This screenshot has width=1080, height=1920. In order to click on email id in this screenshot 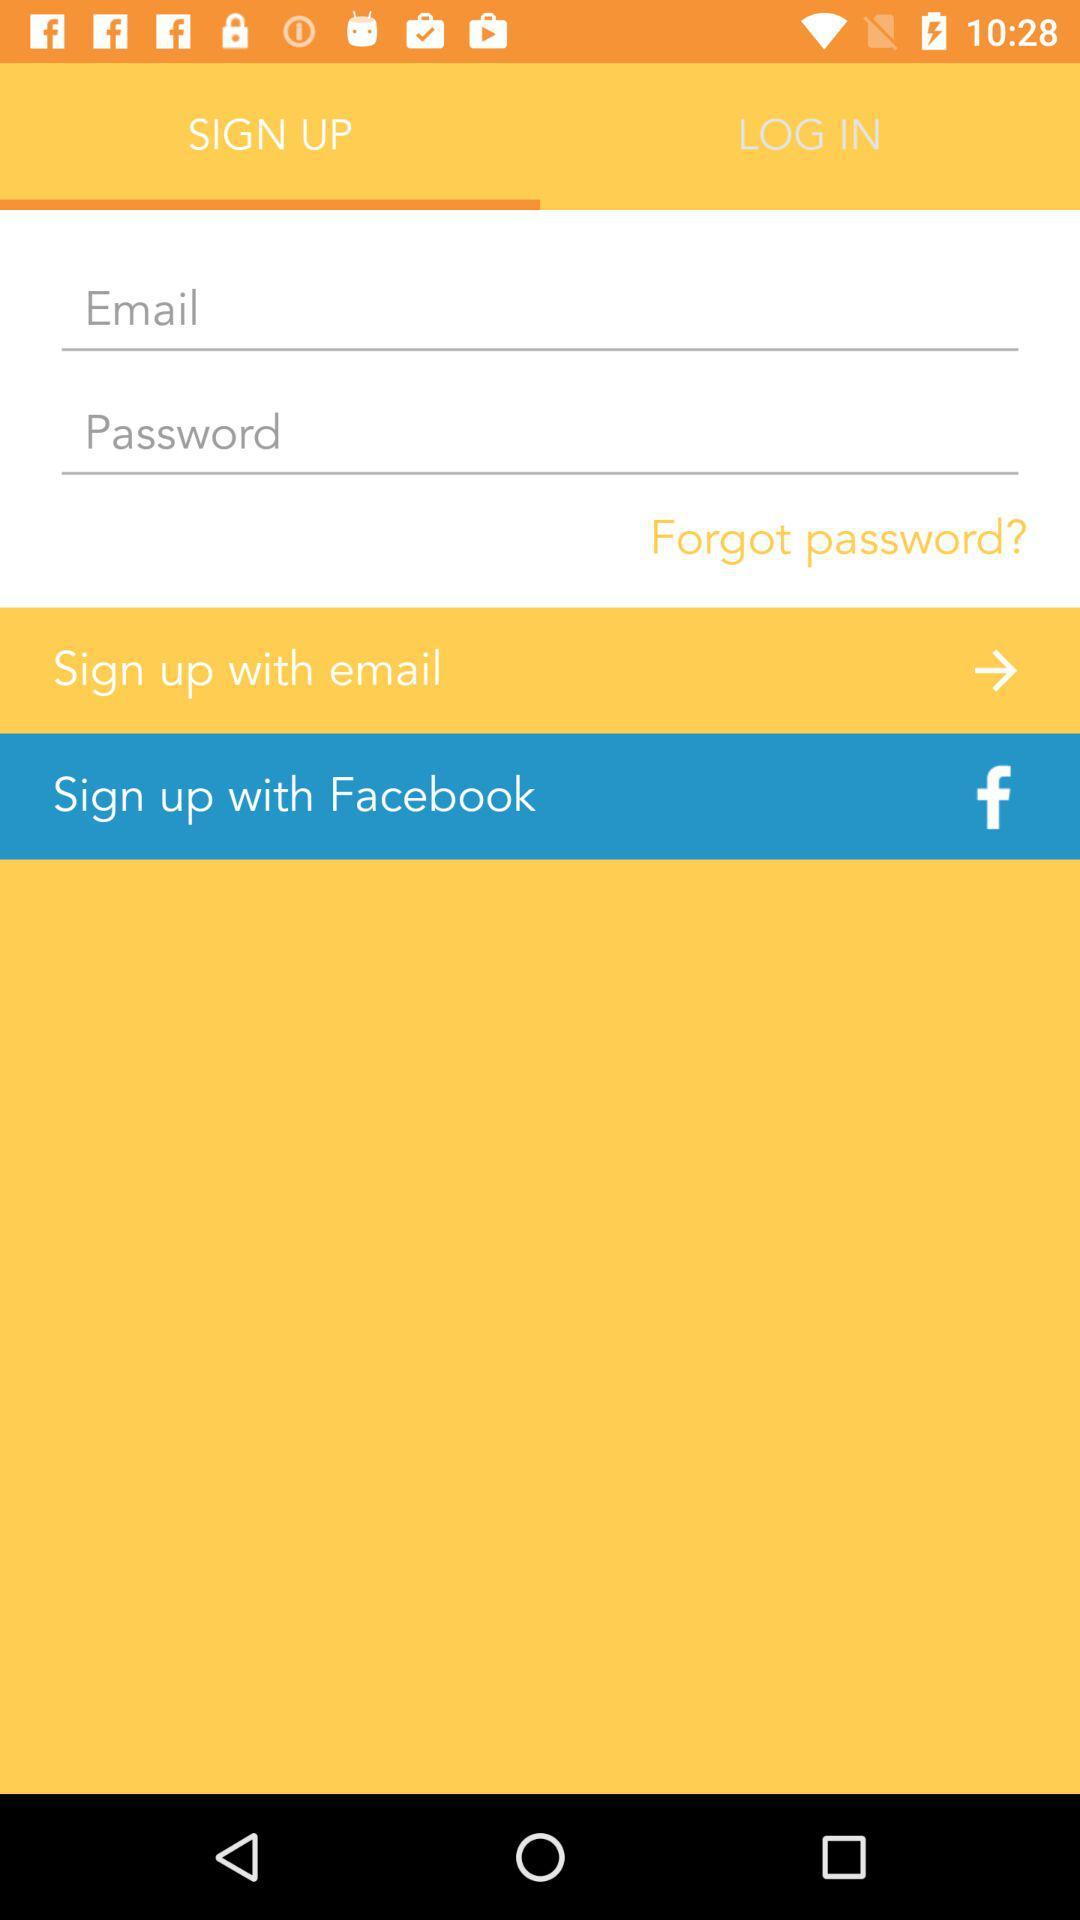, I will do `click(540, 310)`.